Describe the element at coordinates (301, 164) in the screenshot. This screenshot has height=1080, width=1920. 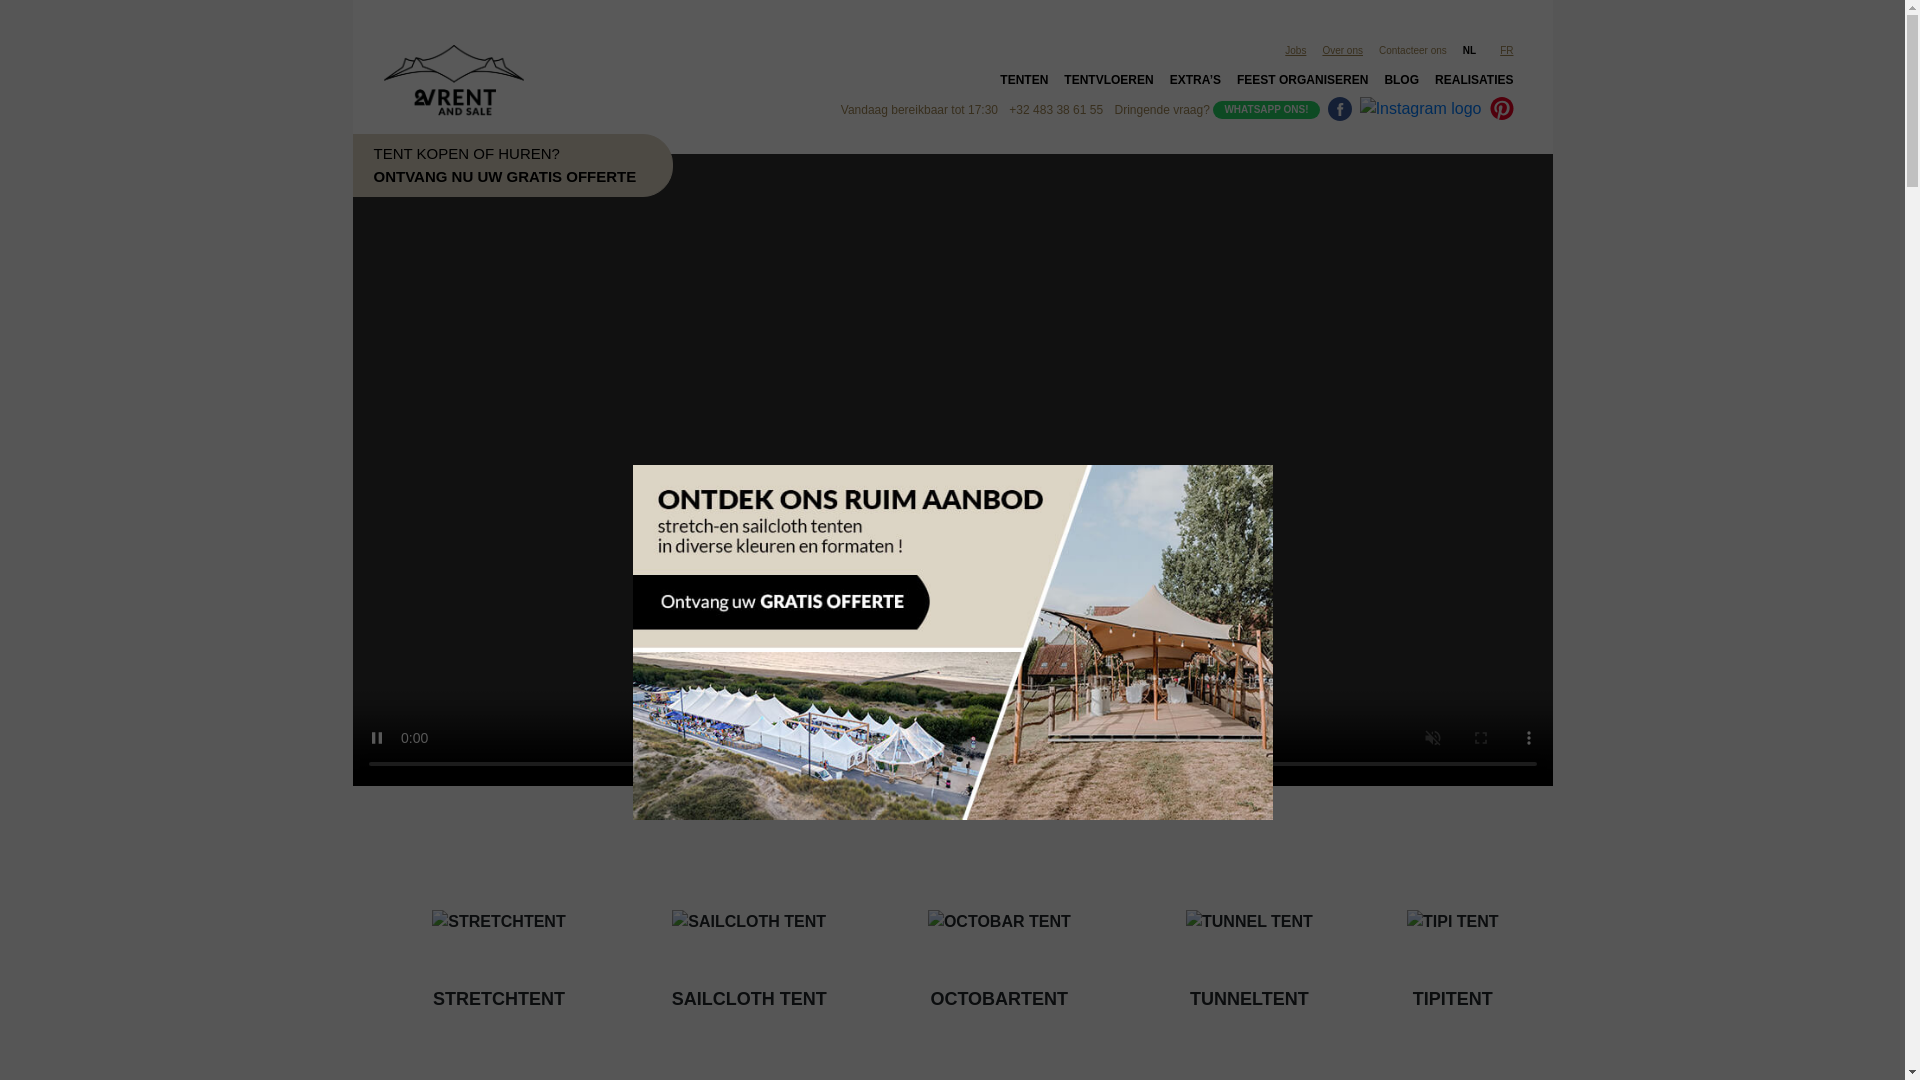
I see `'TENT KOPEN OF HUREN?` at that location.